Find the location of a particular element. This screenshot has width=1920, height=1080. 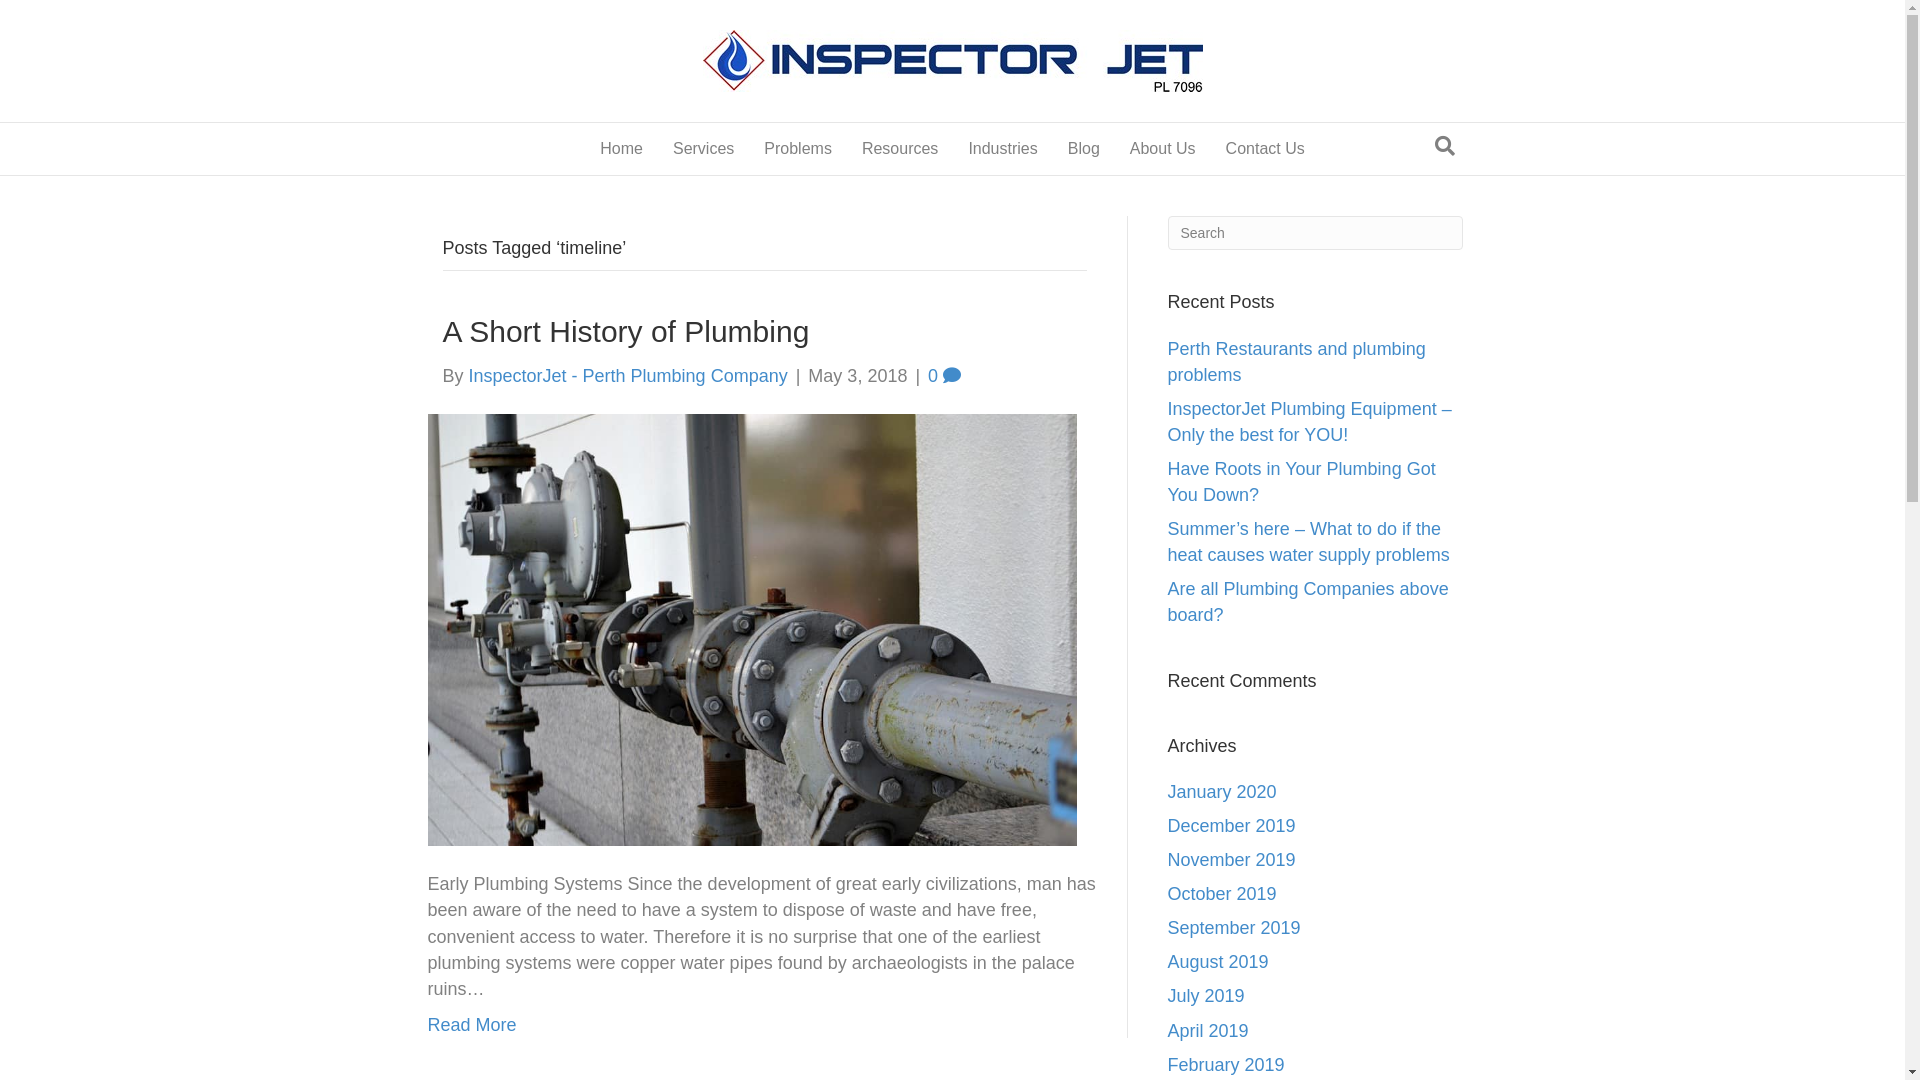

'September 2019' is located at coordinates (1233, 928).